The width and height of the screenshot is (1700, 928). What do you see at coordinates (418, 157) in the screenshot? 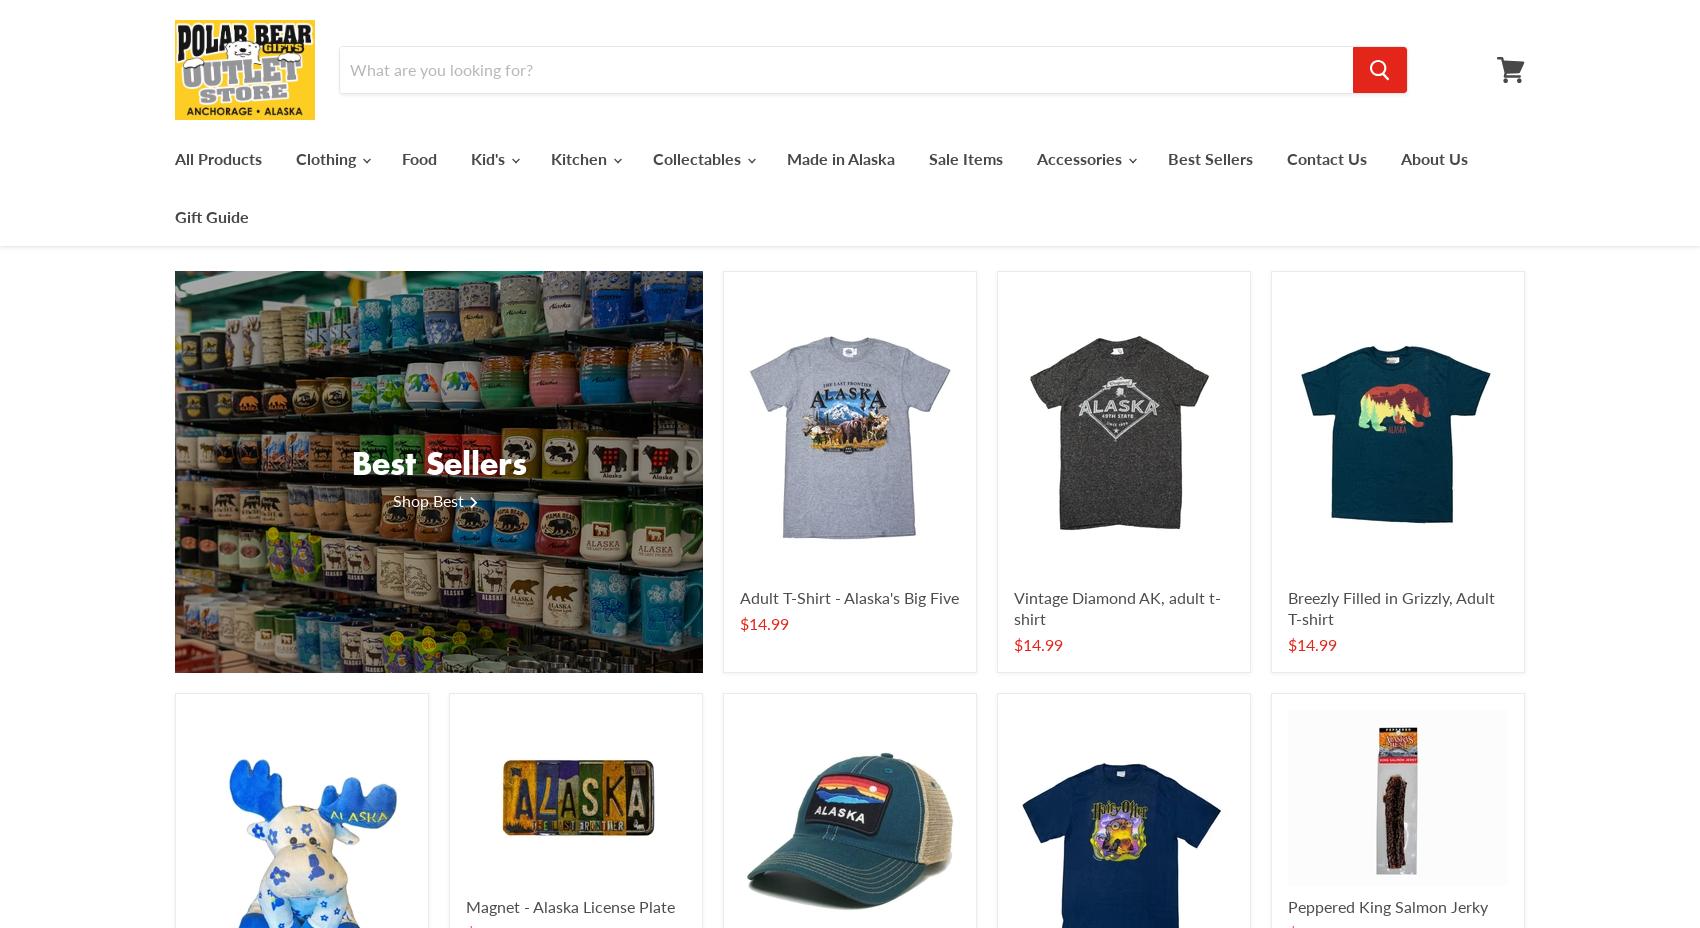
I see `'Food'` at bounding box center [418, 157].